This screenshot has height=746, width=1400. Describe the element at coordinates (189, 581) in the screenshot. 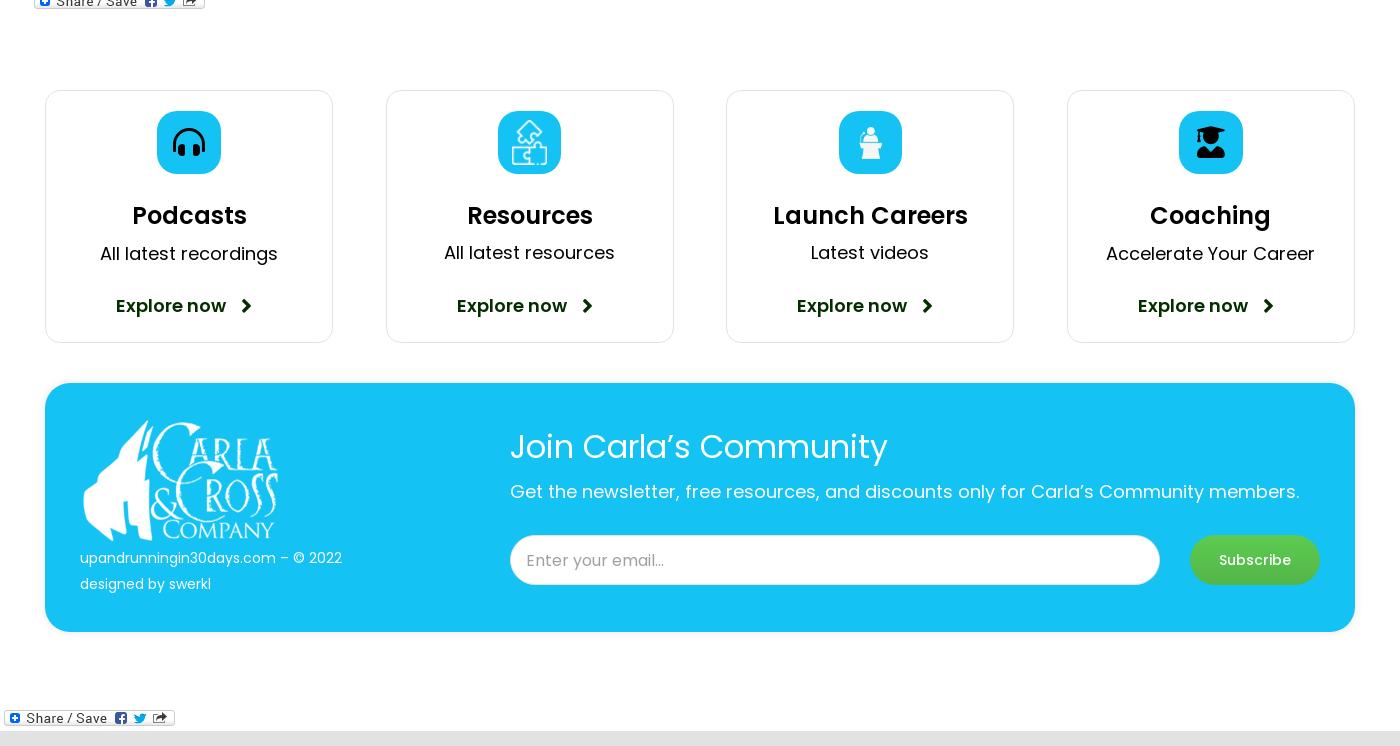

I see `'swerkl'` at that location.